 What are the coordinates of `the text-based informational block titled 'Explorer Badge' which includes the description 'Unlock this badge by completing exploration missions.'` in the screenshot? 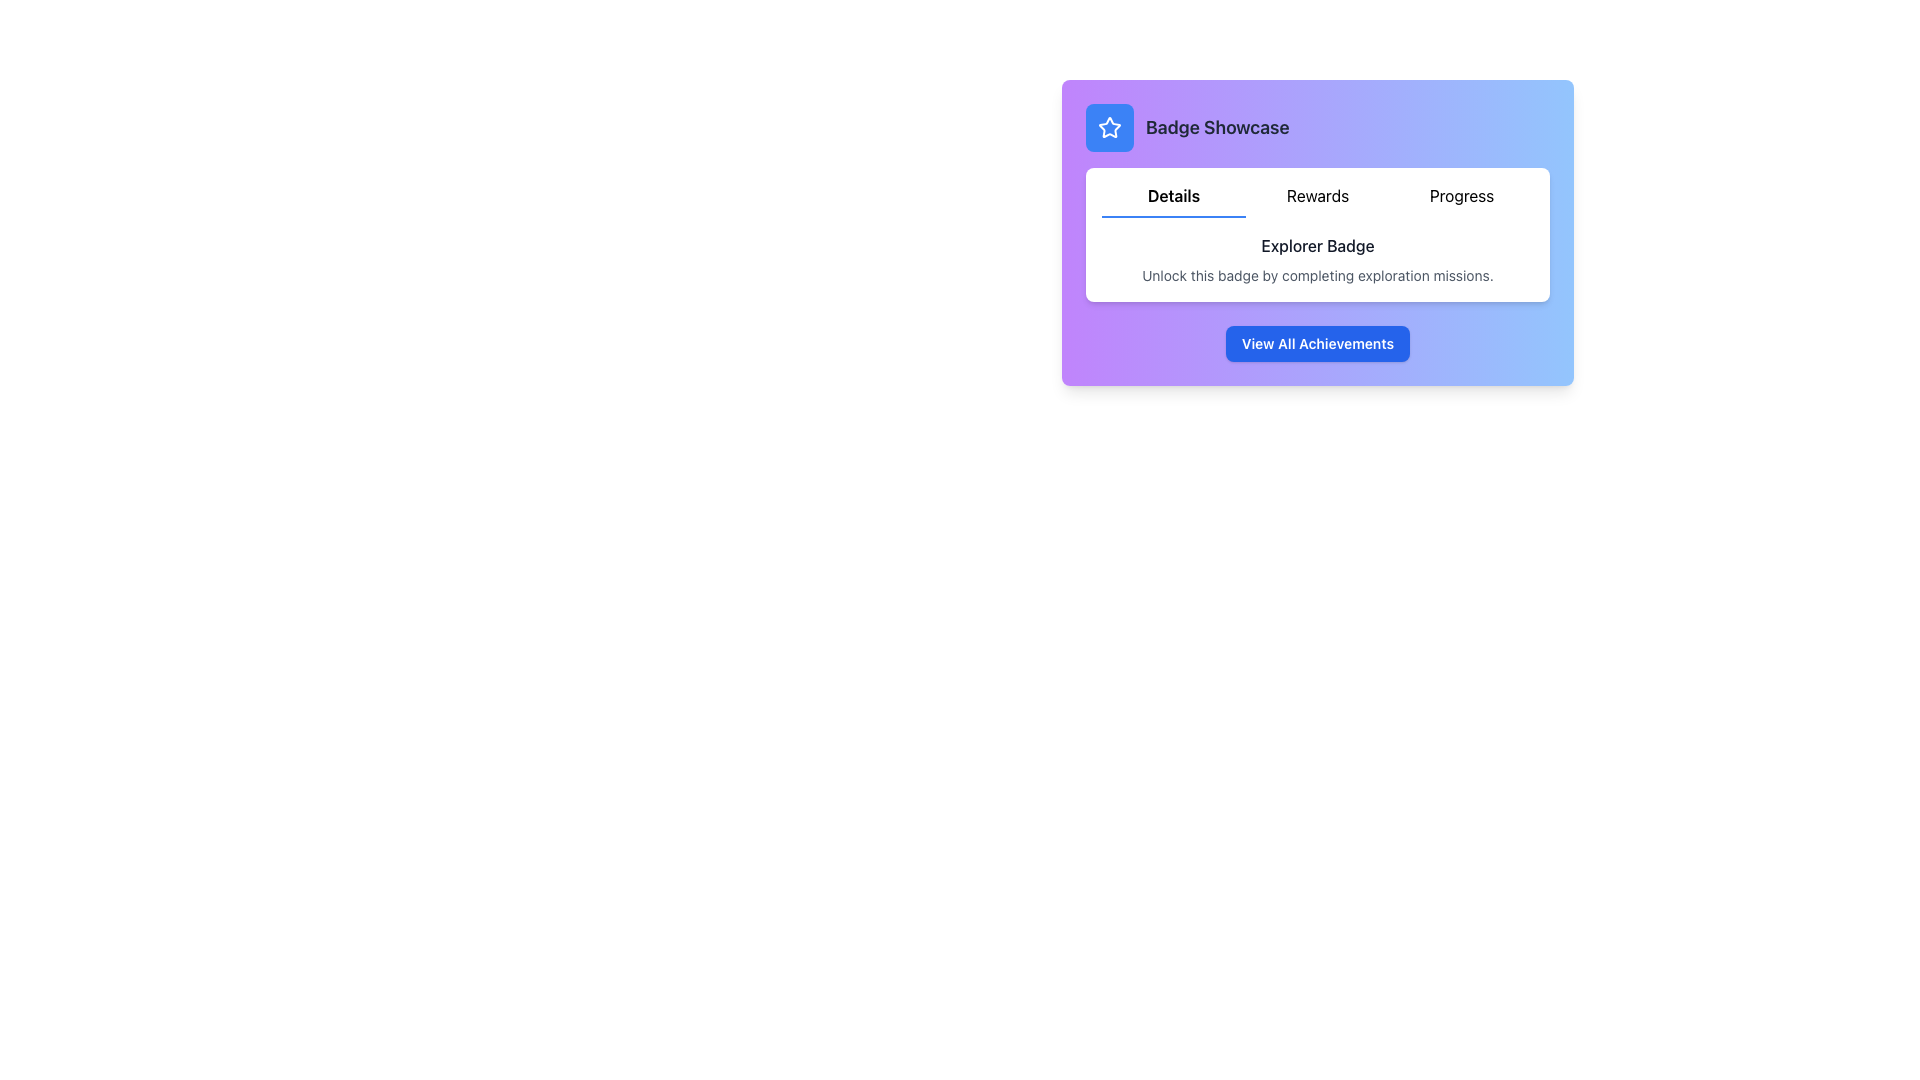 It's located at (1318, 258).